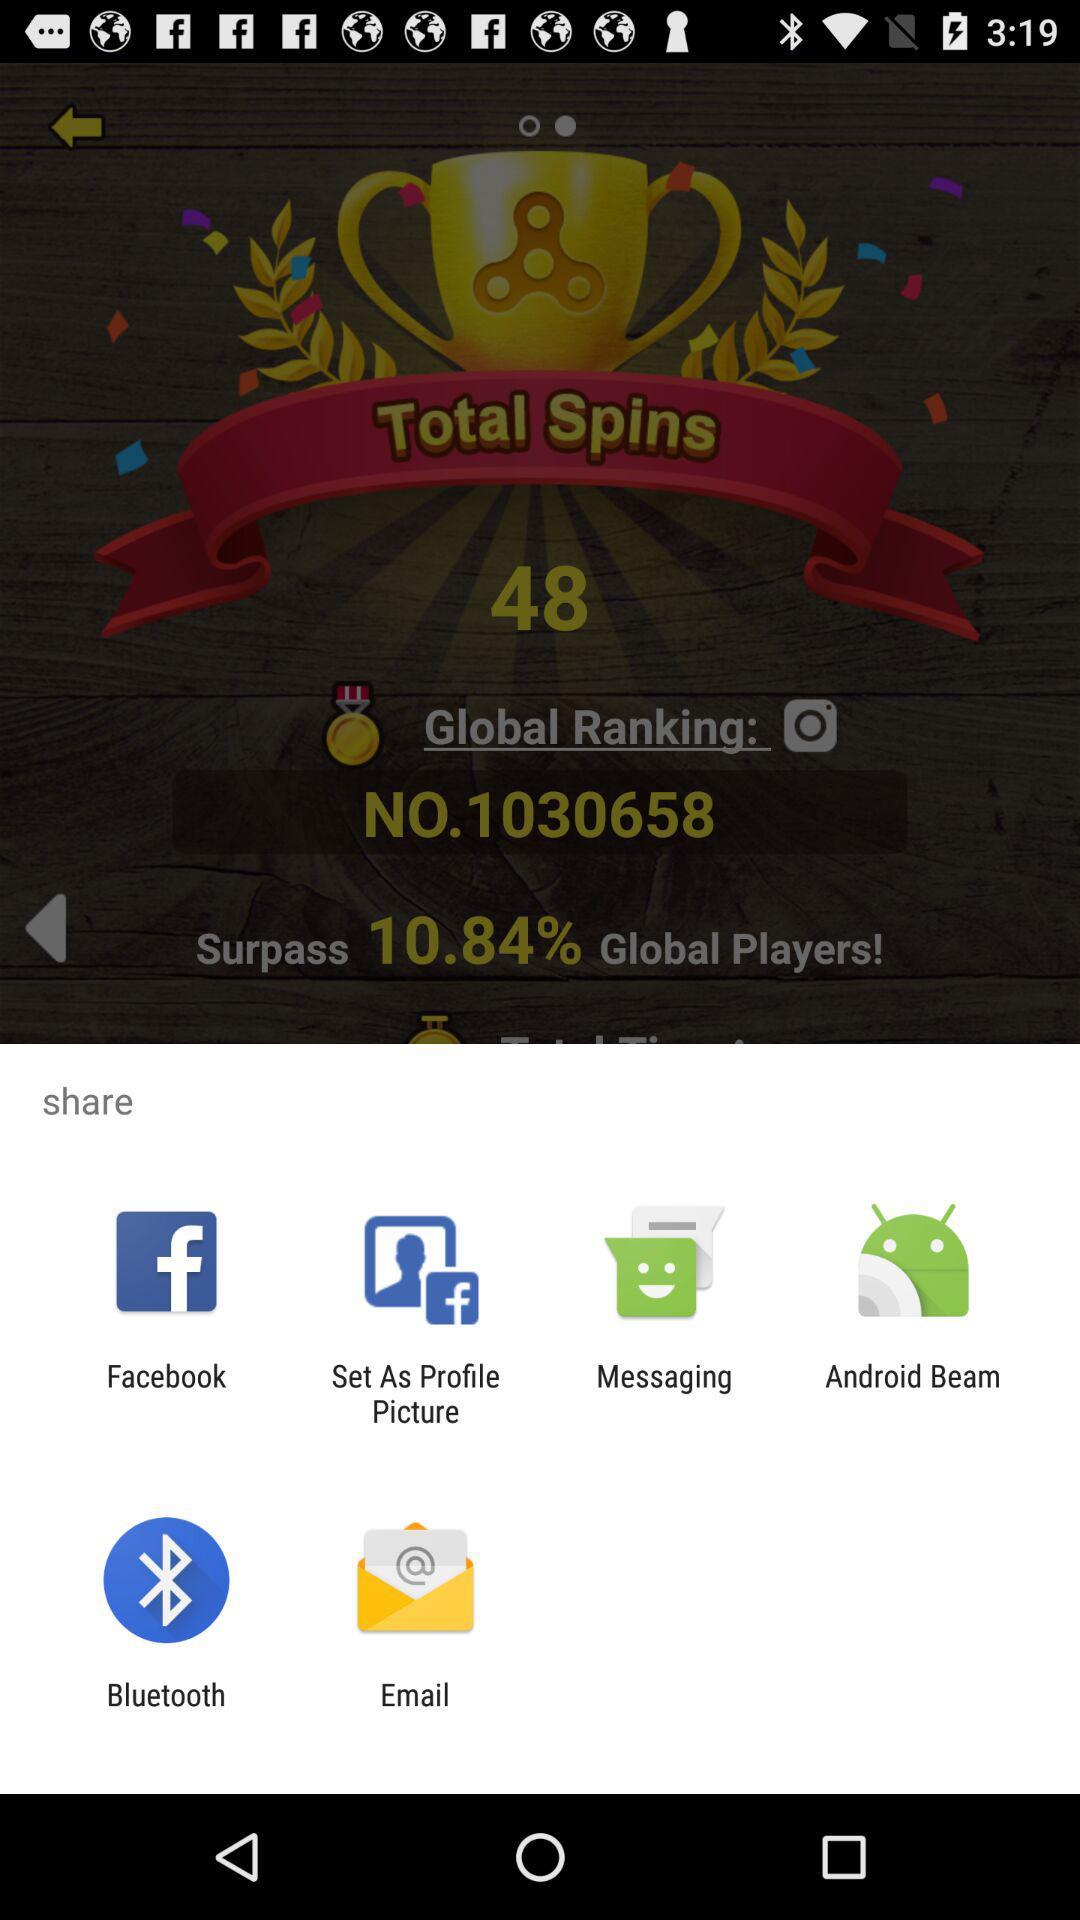 The height and width of the screenshot is (1920, 1080). What do you see at coordinates (664, 1392) in the screenshot?
I see `the icon next to the android beam item` at bounding box center [664, 1392].